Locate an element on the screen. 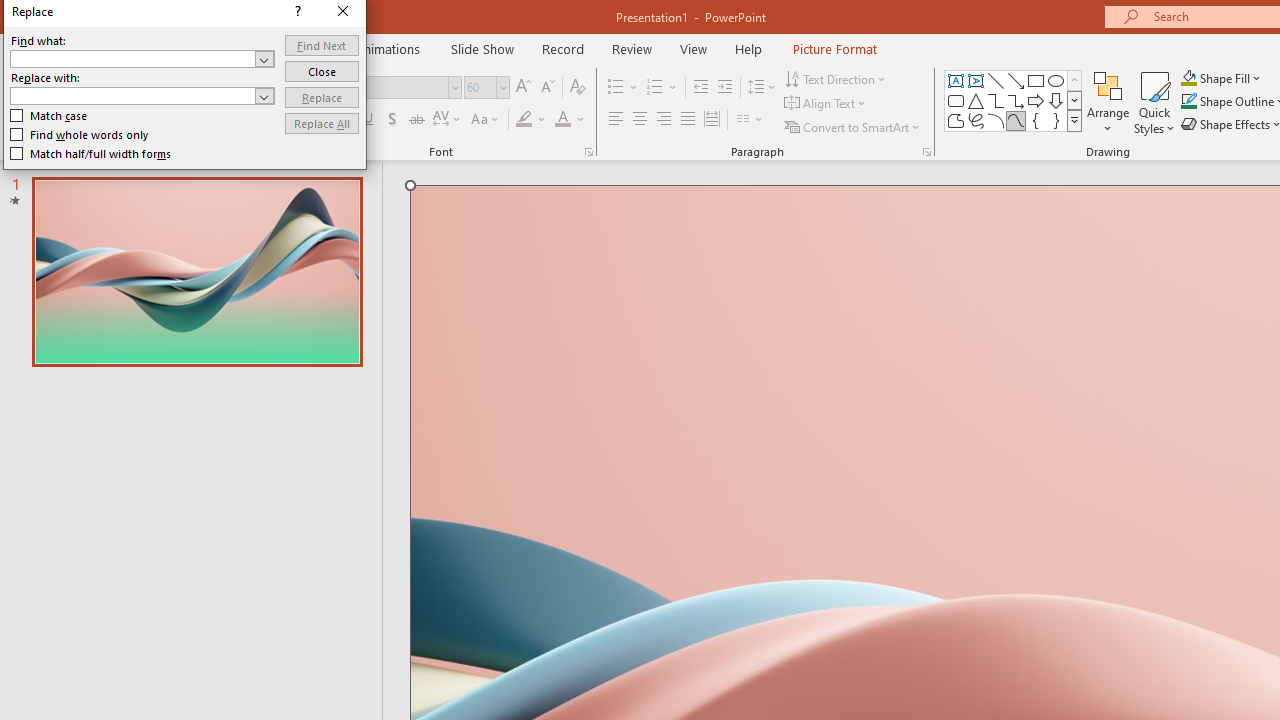 This screenshot has width=1280, height=720. 'Find Next' is located at coordinates (321, 45).